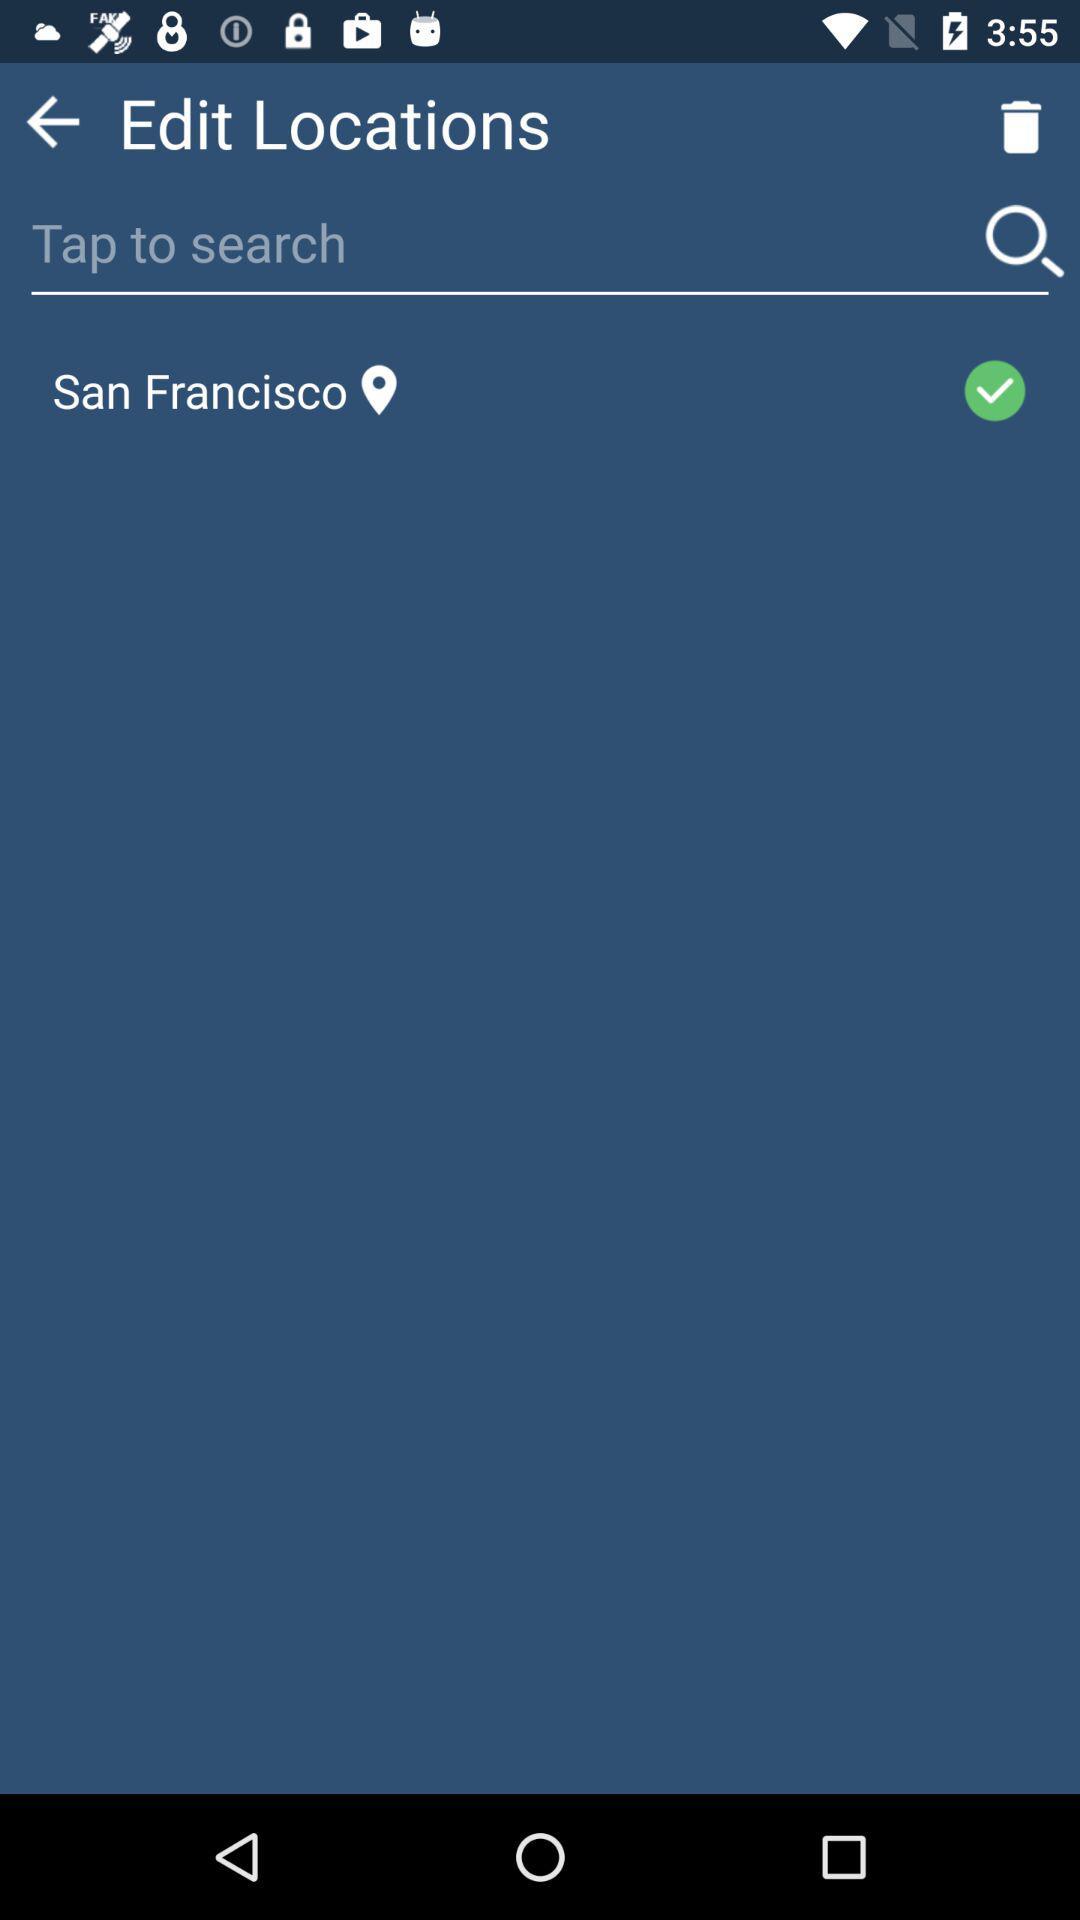 The height and width of the screenshot is (1920, 1080). Describe the element at coordinates (1021, 121) in the screenshot. I see `the delete icon` at that location.